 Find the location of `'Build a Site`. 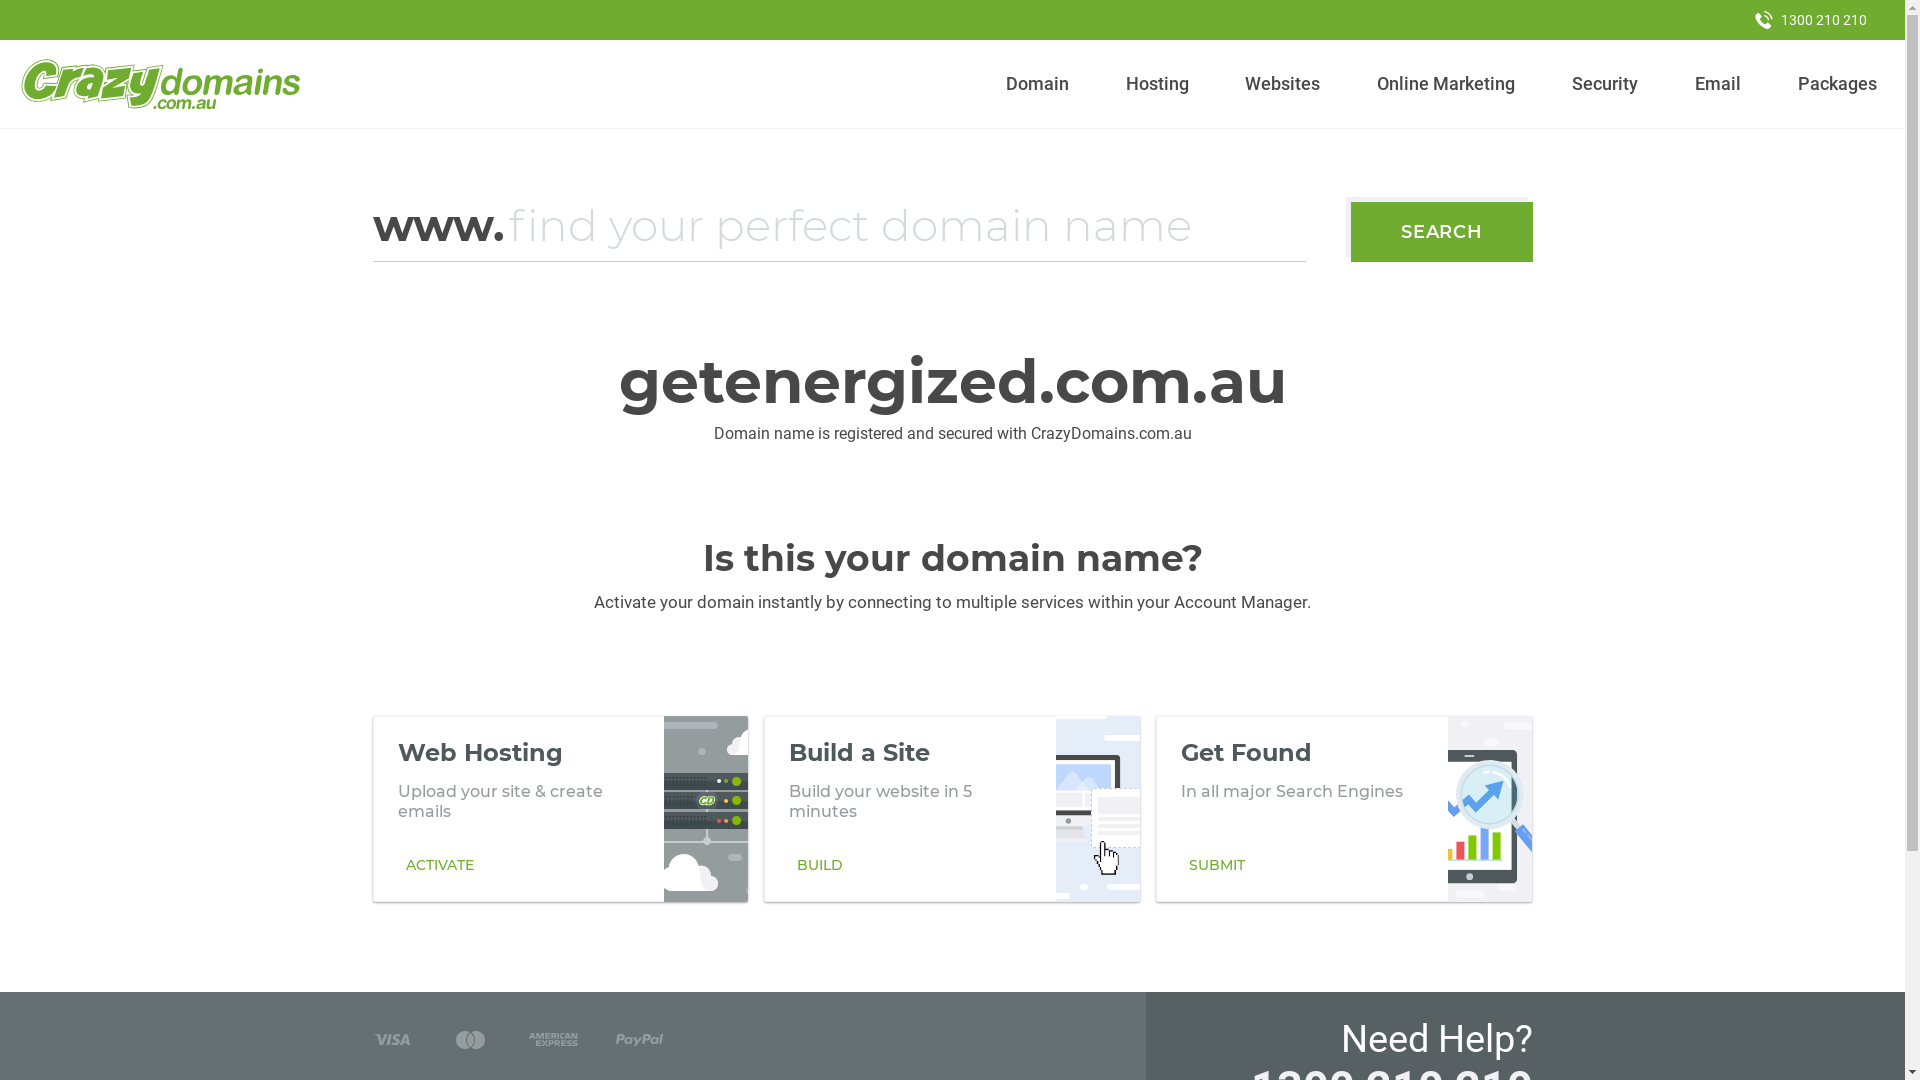

'Build a Site is located at coordinates (950, 808).